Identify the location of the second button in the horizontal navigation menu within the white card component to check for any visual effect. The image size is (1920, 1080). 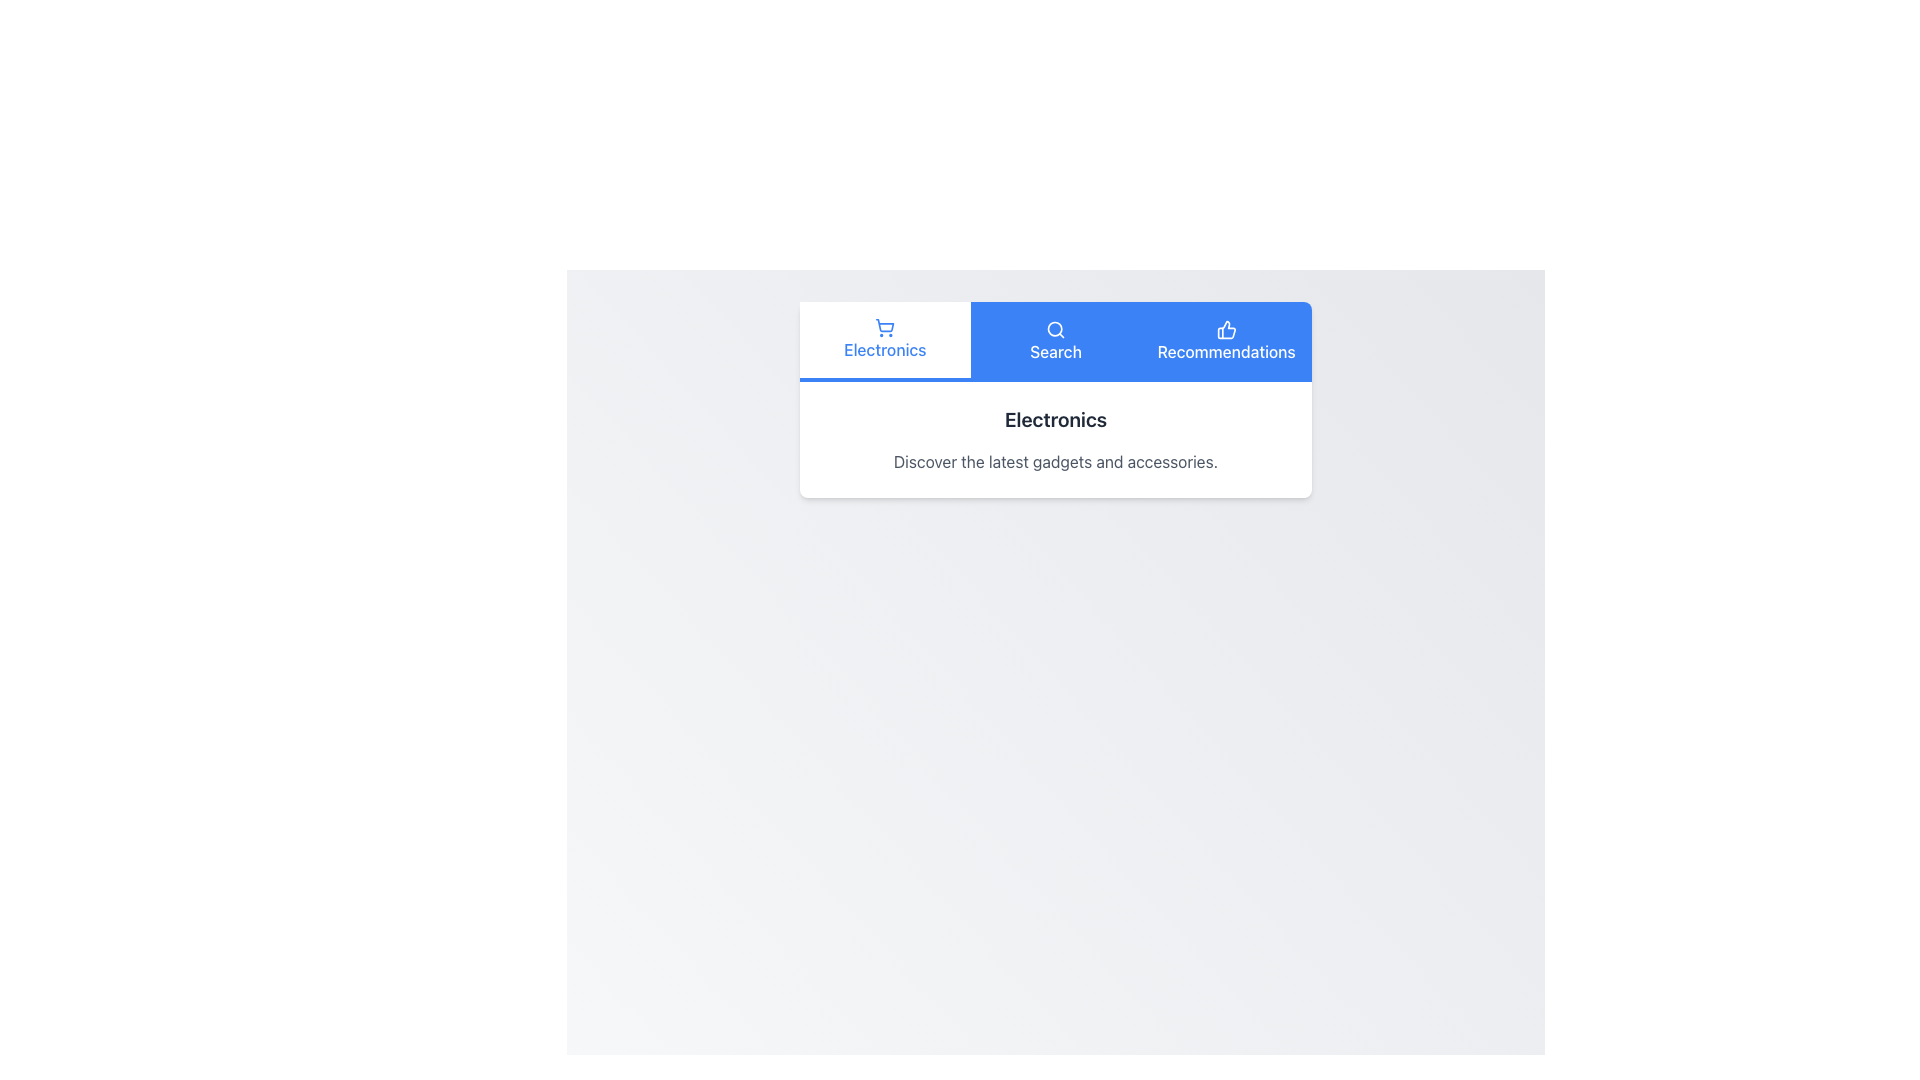
(1055, 341).